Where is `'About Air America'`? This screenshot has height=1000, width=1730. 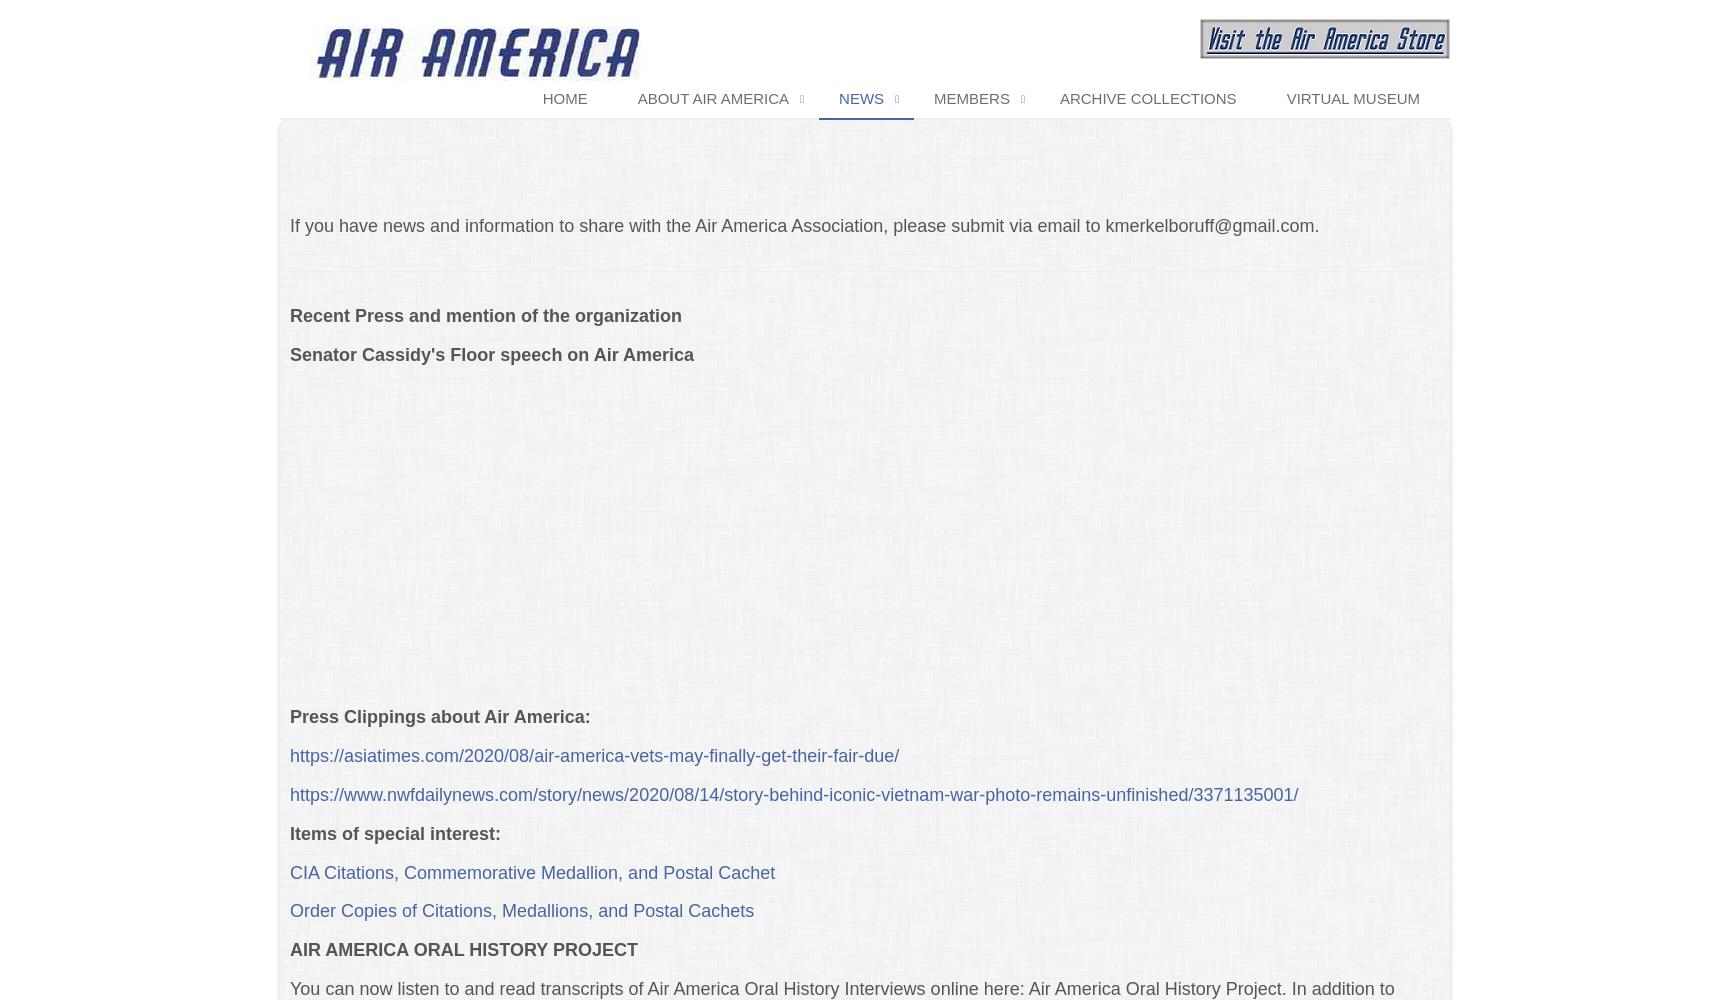
'About Air America' is located at coordinates (712, 96).